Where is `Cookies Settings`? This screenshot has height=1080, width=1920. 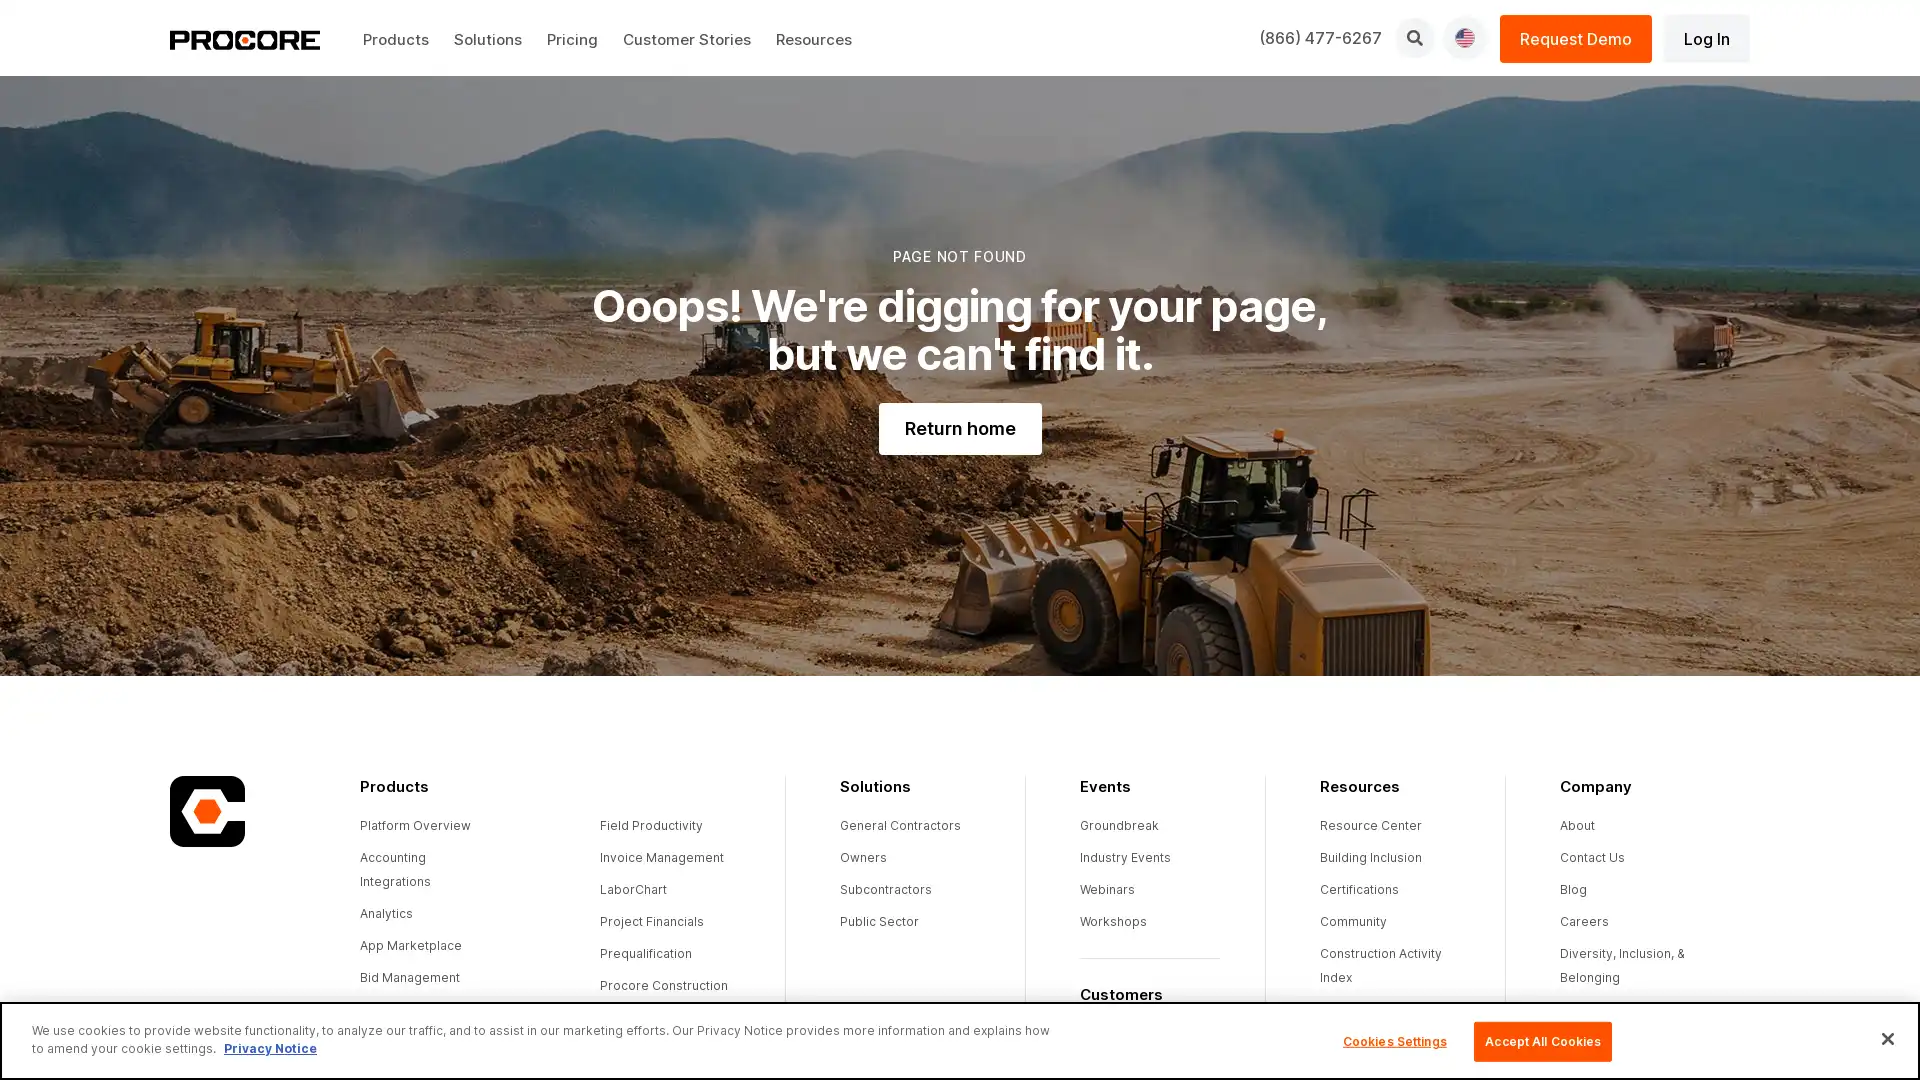 Cookies Settings is located at coordinates (1393, 1040).